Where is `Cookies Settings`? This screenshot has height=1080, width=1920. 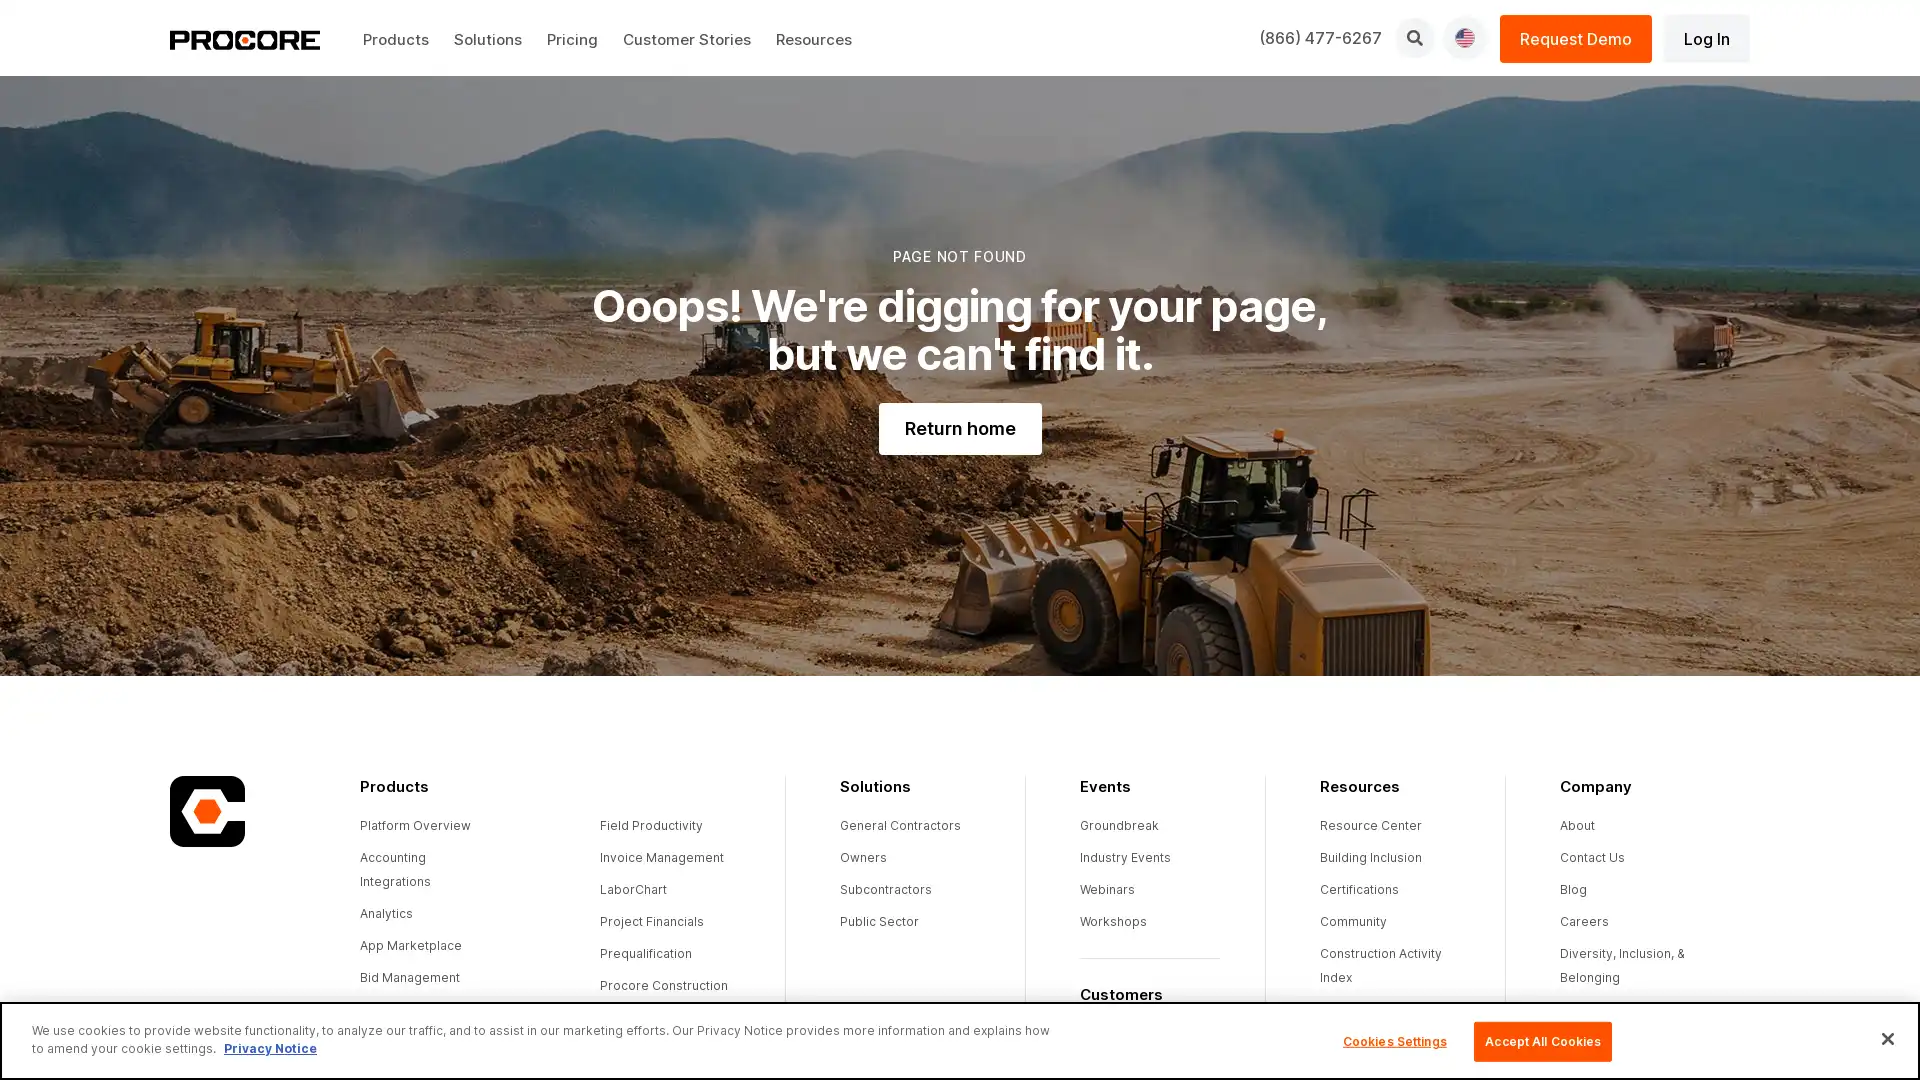 Cookies Settings is located at coordinates (1393, 1040).